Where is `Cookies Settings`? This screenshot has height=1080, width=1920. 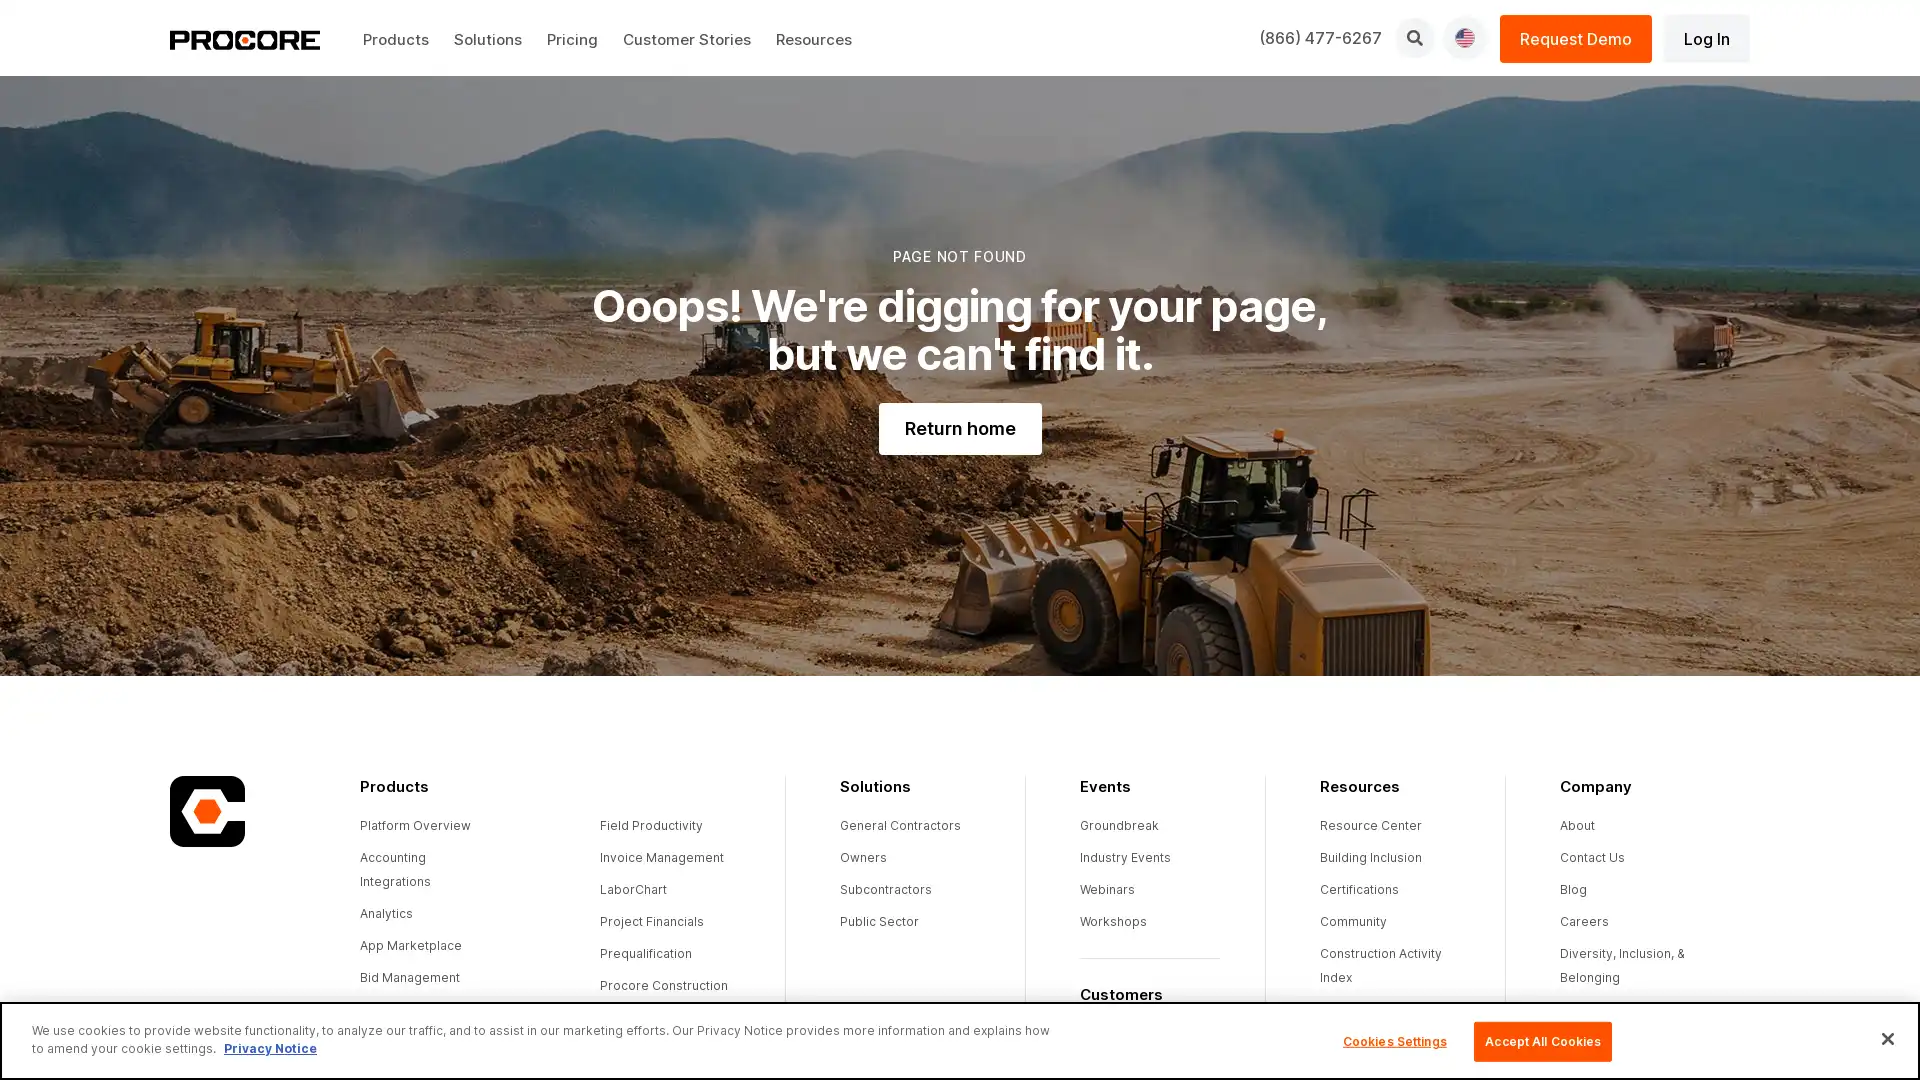 Cookies Settings is located at coordinates (1393, 1040).